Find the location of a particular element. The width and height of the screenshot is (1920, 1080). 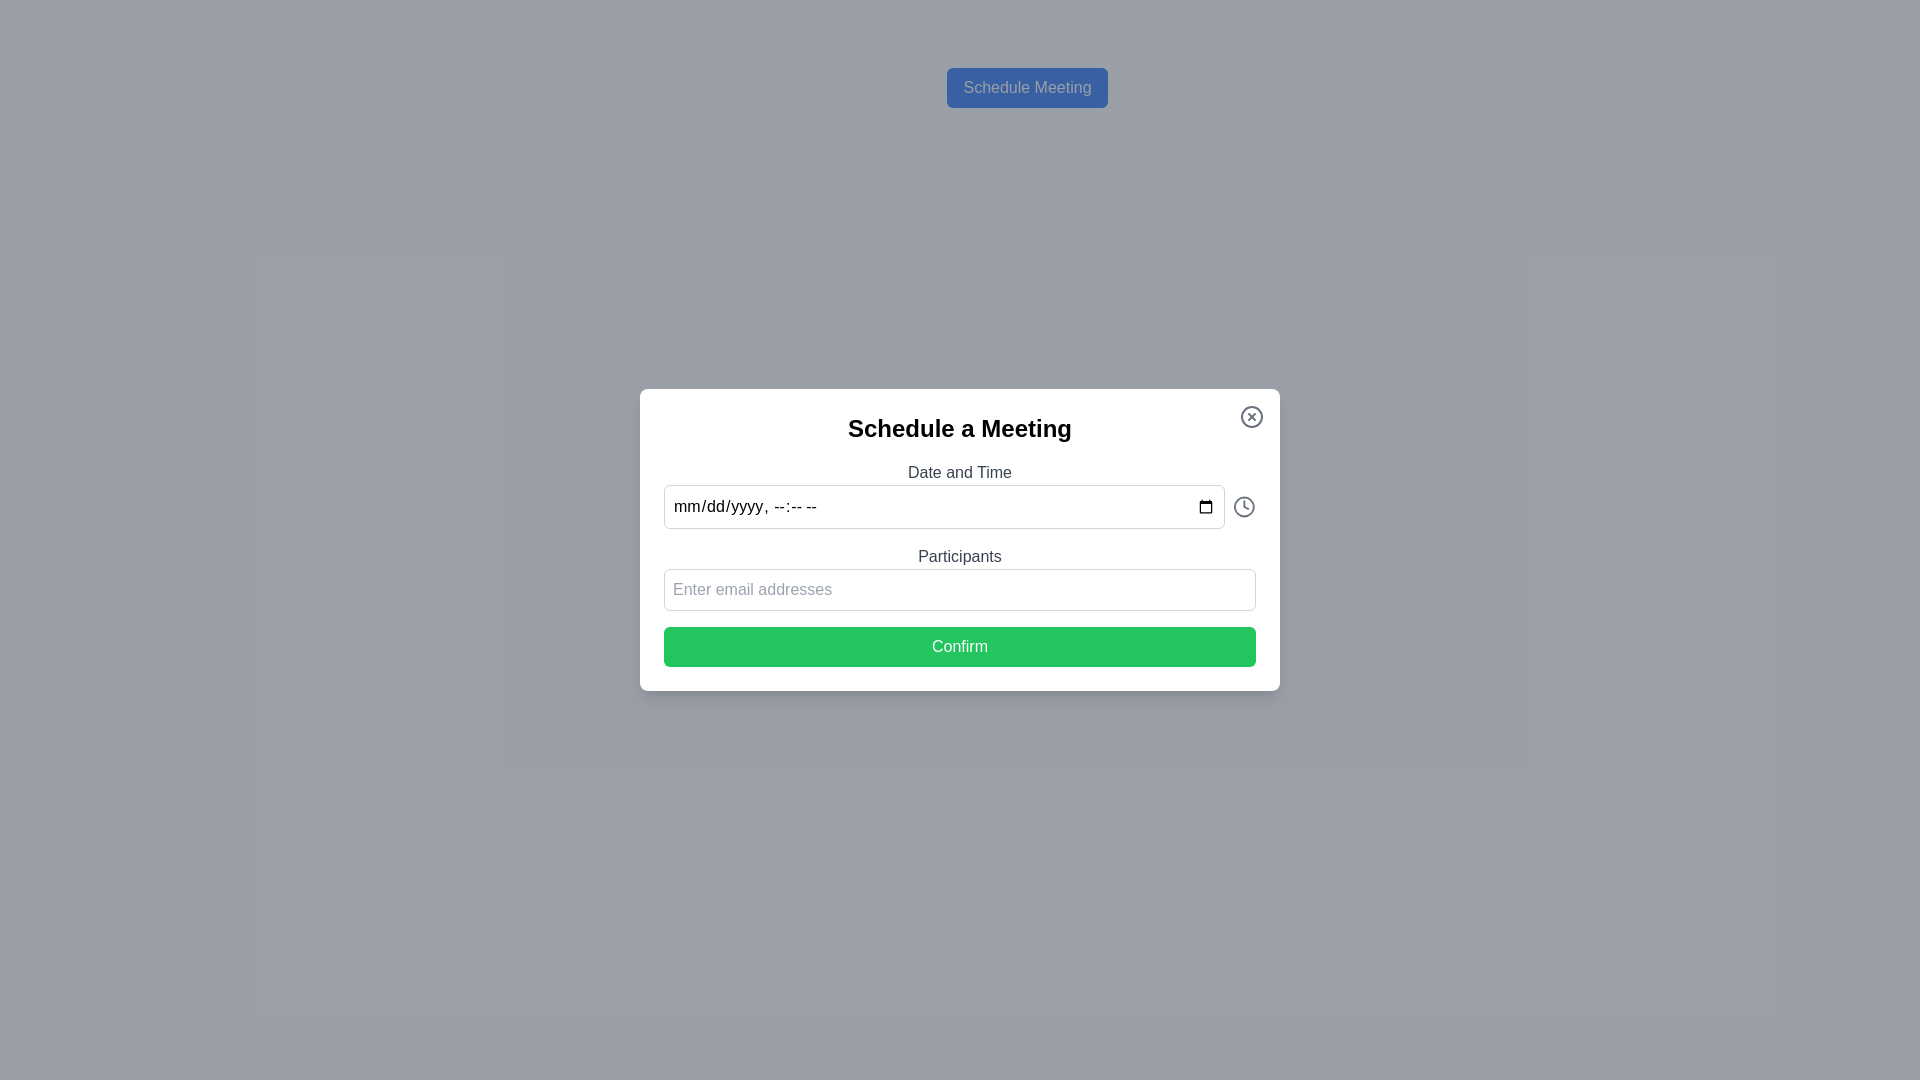

the text label displaying 'Date and Time', which is styled in gray and positioned centrally above the date-time input field in the modal popup is located at coordinates (960, 473).